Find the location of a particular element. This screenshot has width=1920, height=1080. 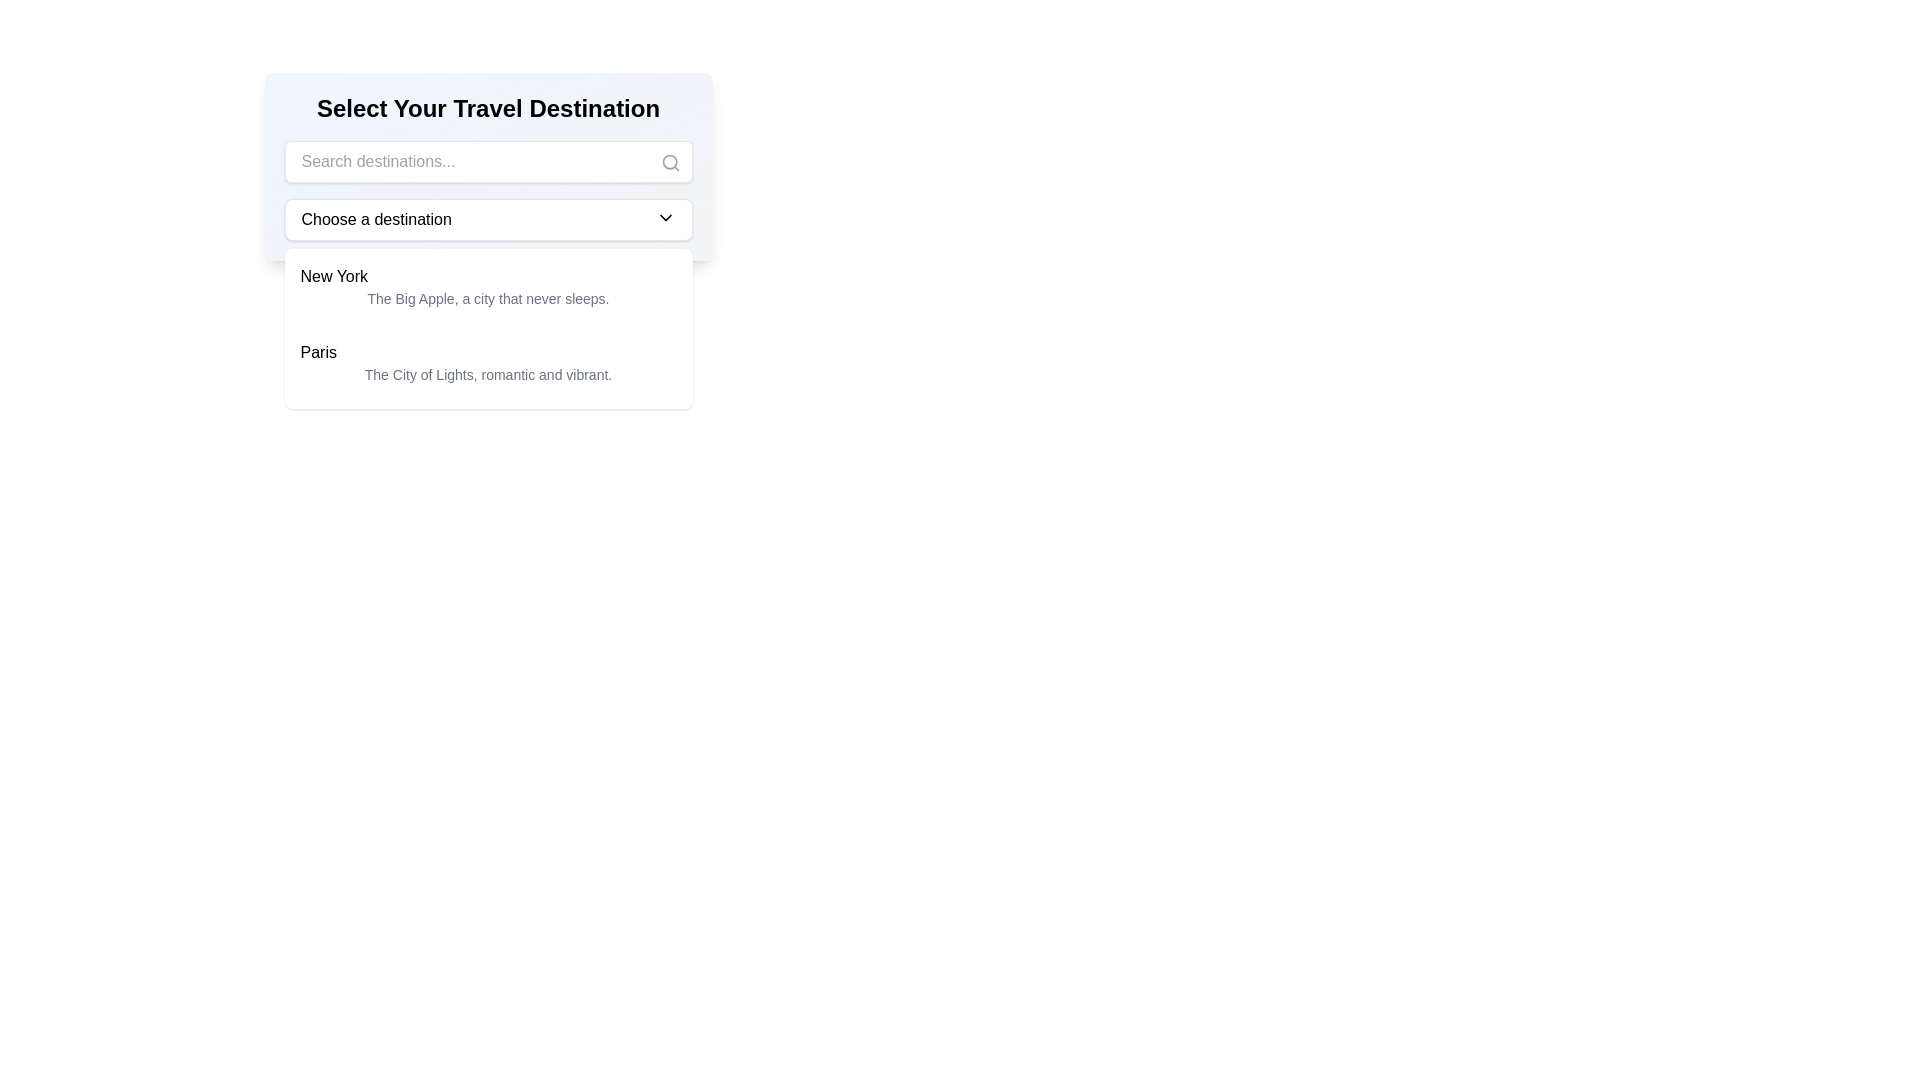

the text label for the 'Paris' travel destination entry, which is the first line of the second item in a vertical list of destinations, positioned directly below 'New York' is located at coordinates (317, 352).